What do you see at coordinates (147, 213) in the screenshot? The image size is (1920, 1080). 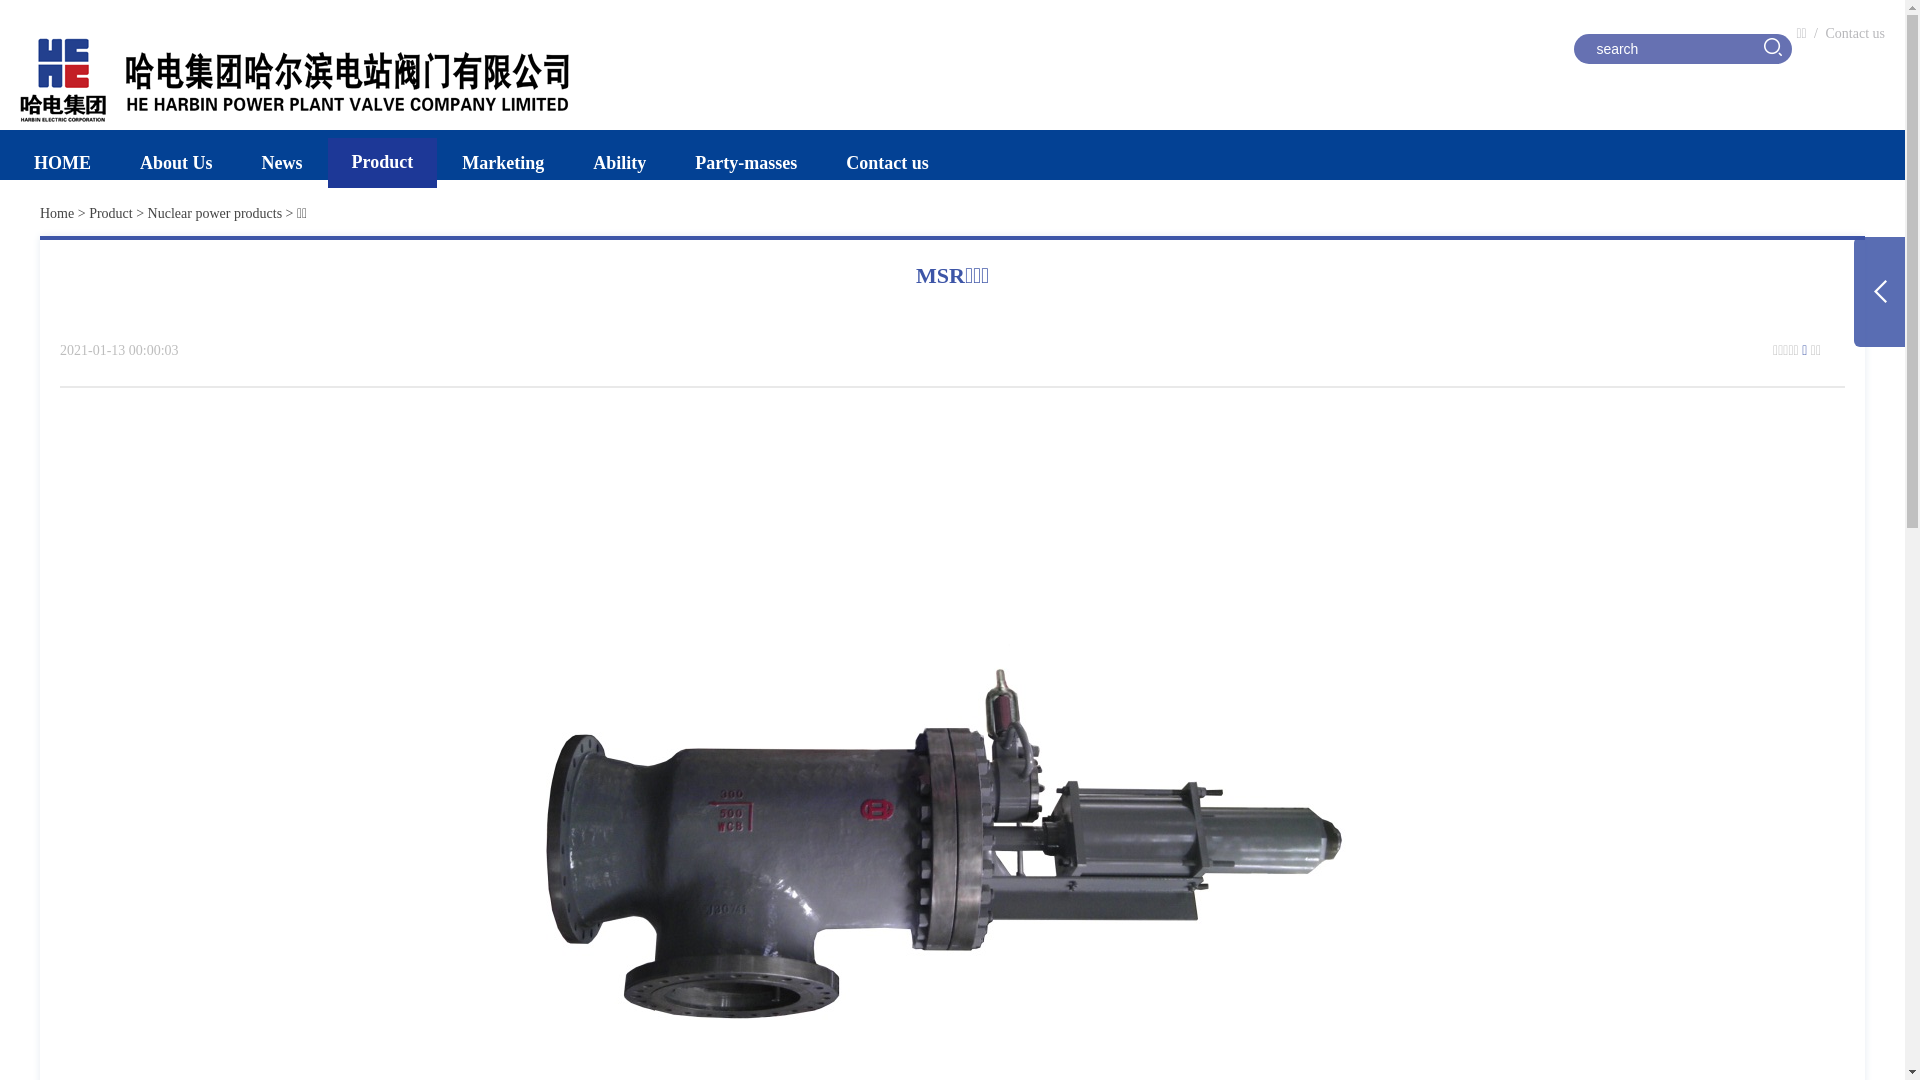 I see `'Nuclear power products'` at bounding box center [147, 213].